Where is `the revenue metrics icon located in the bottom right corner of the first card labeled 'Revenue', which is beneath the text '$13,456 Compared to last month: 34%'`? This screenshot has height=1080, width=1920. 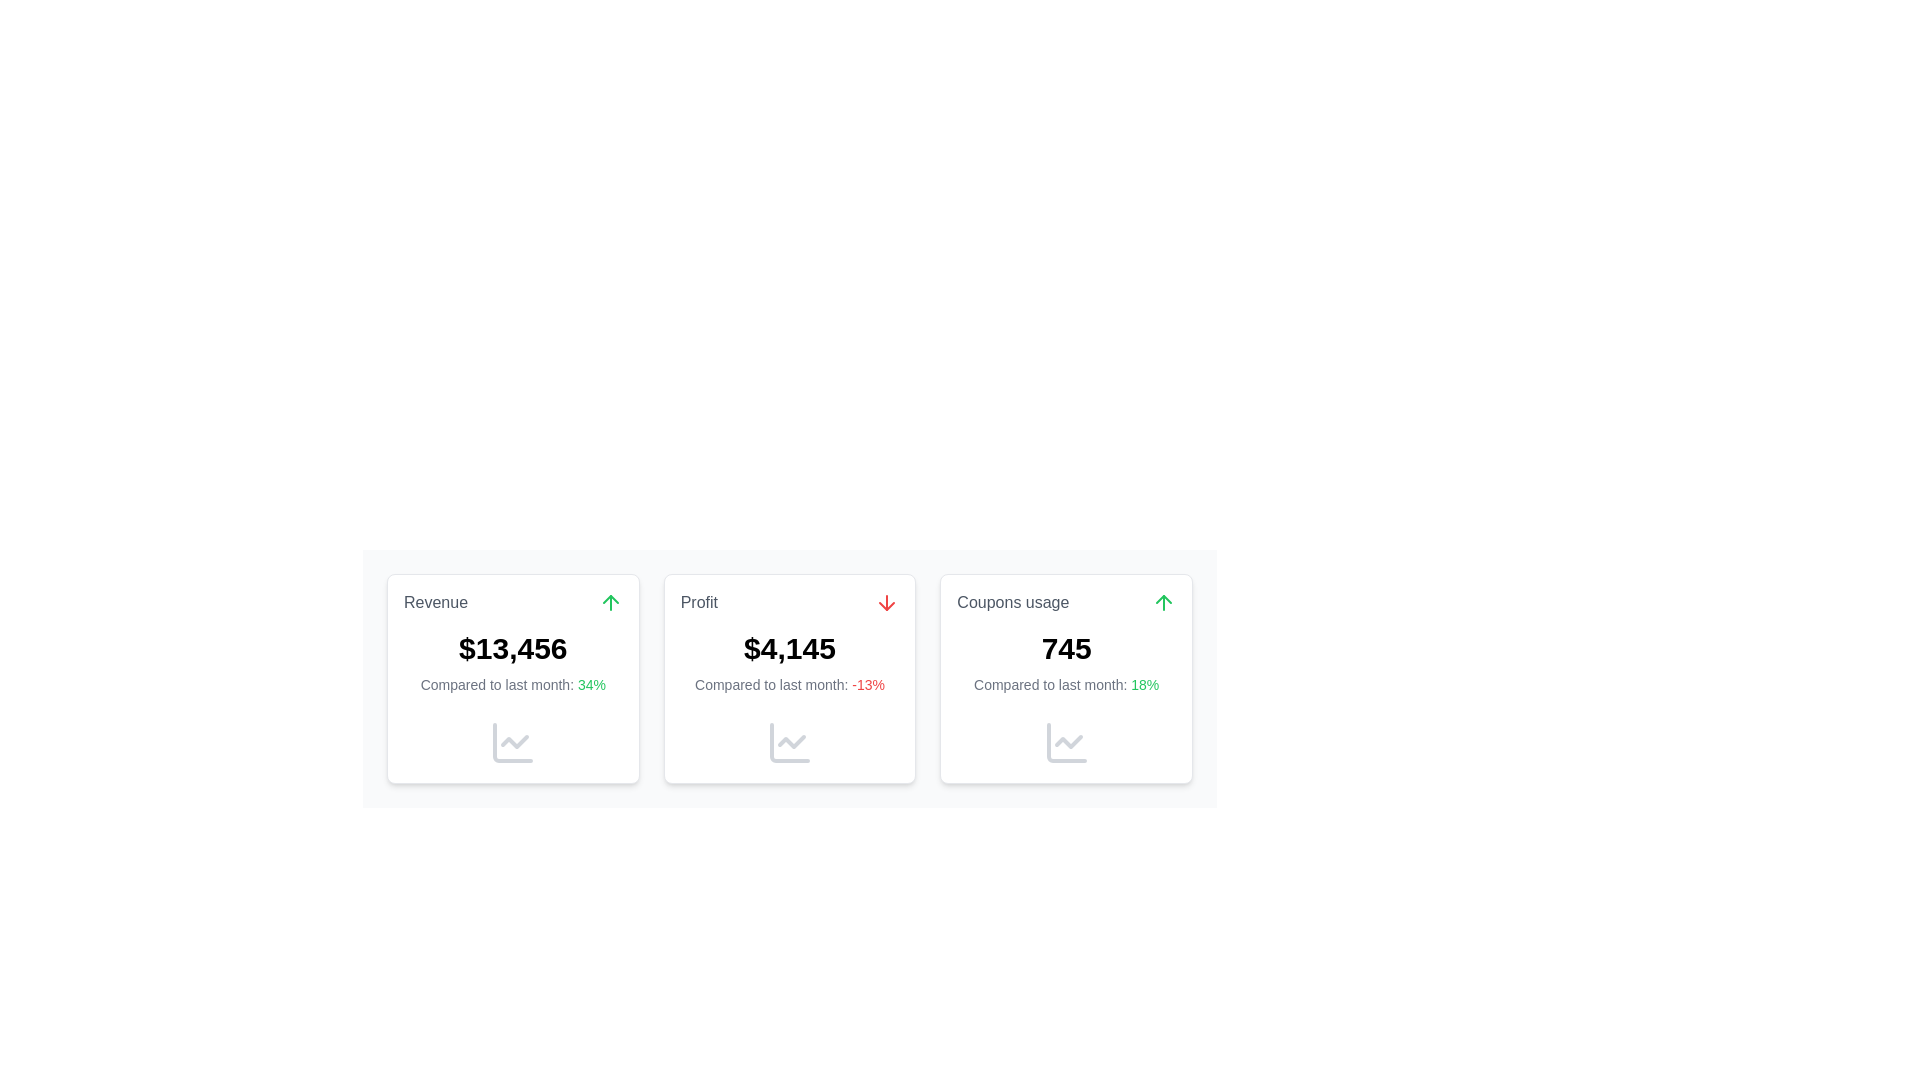 the revenue metrics icon located in the bottom right corner of the first card labeled 'Revenue', which is beneath the text '$13,456 Compared to last month: 34%' is located at coordinates (513, 743).